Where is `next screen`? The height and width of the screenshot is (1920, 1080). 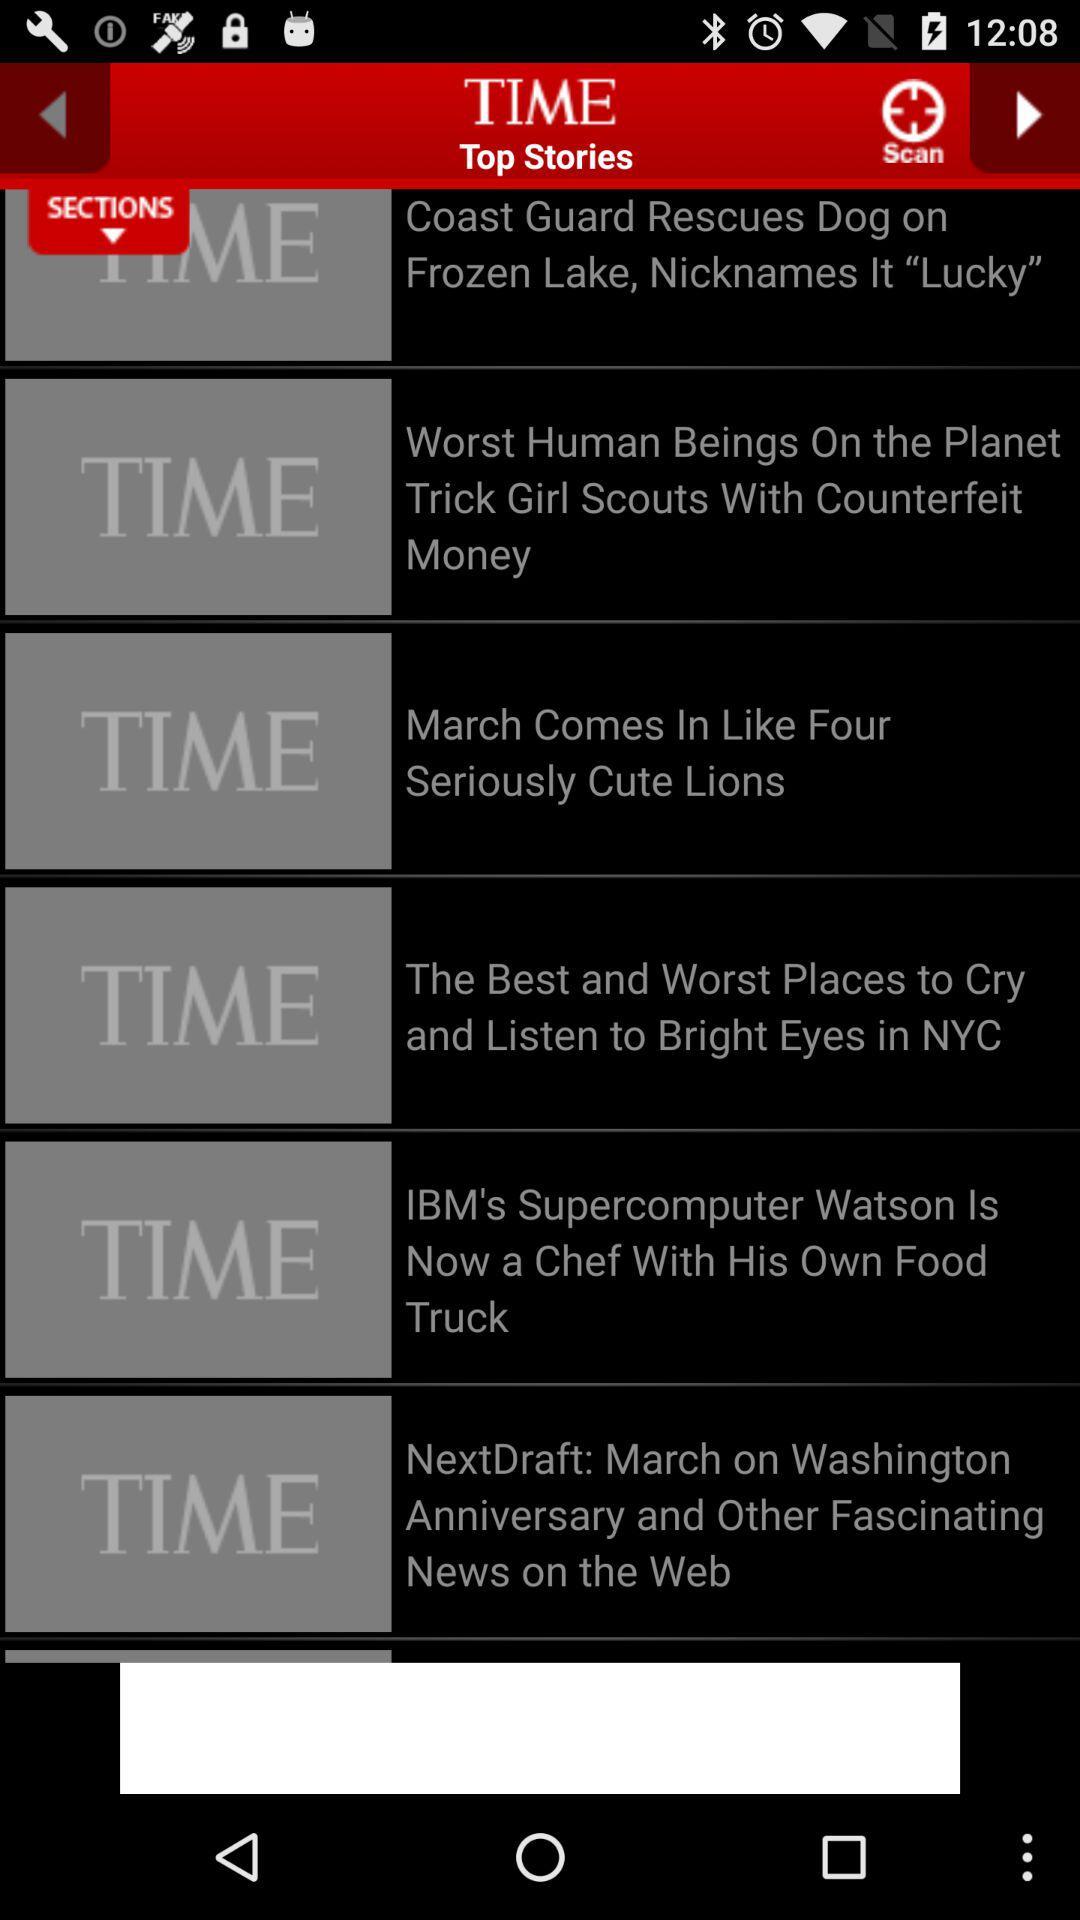 next screen is located at coordinates (1024, 117).